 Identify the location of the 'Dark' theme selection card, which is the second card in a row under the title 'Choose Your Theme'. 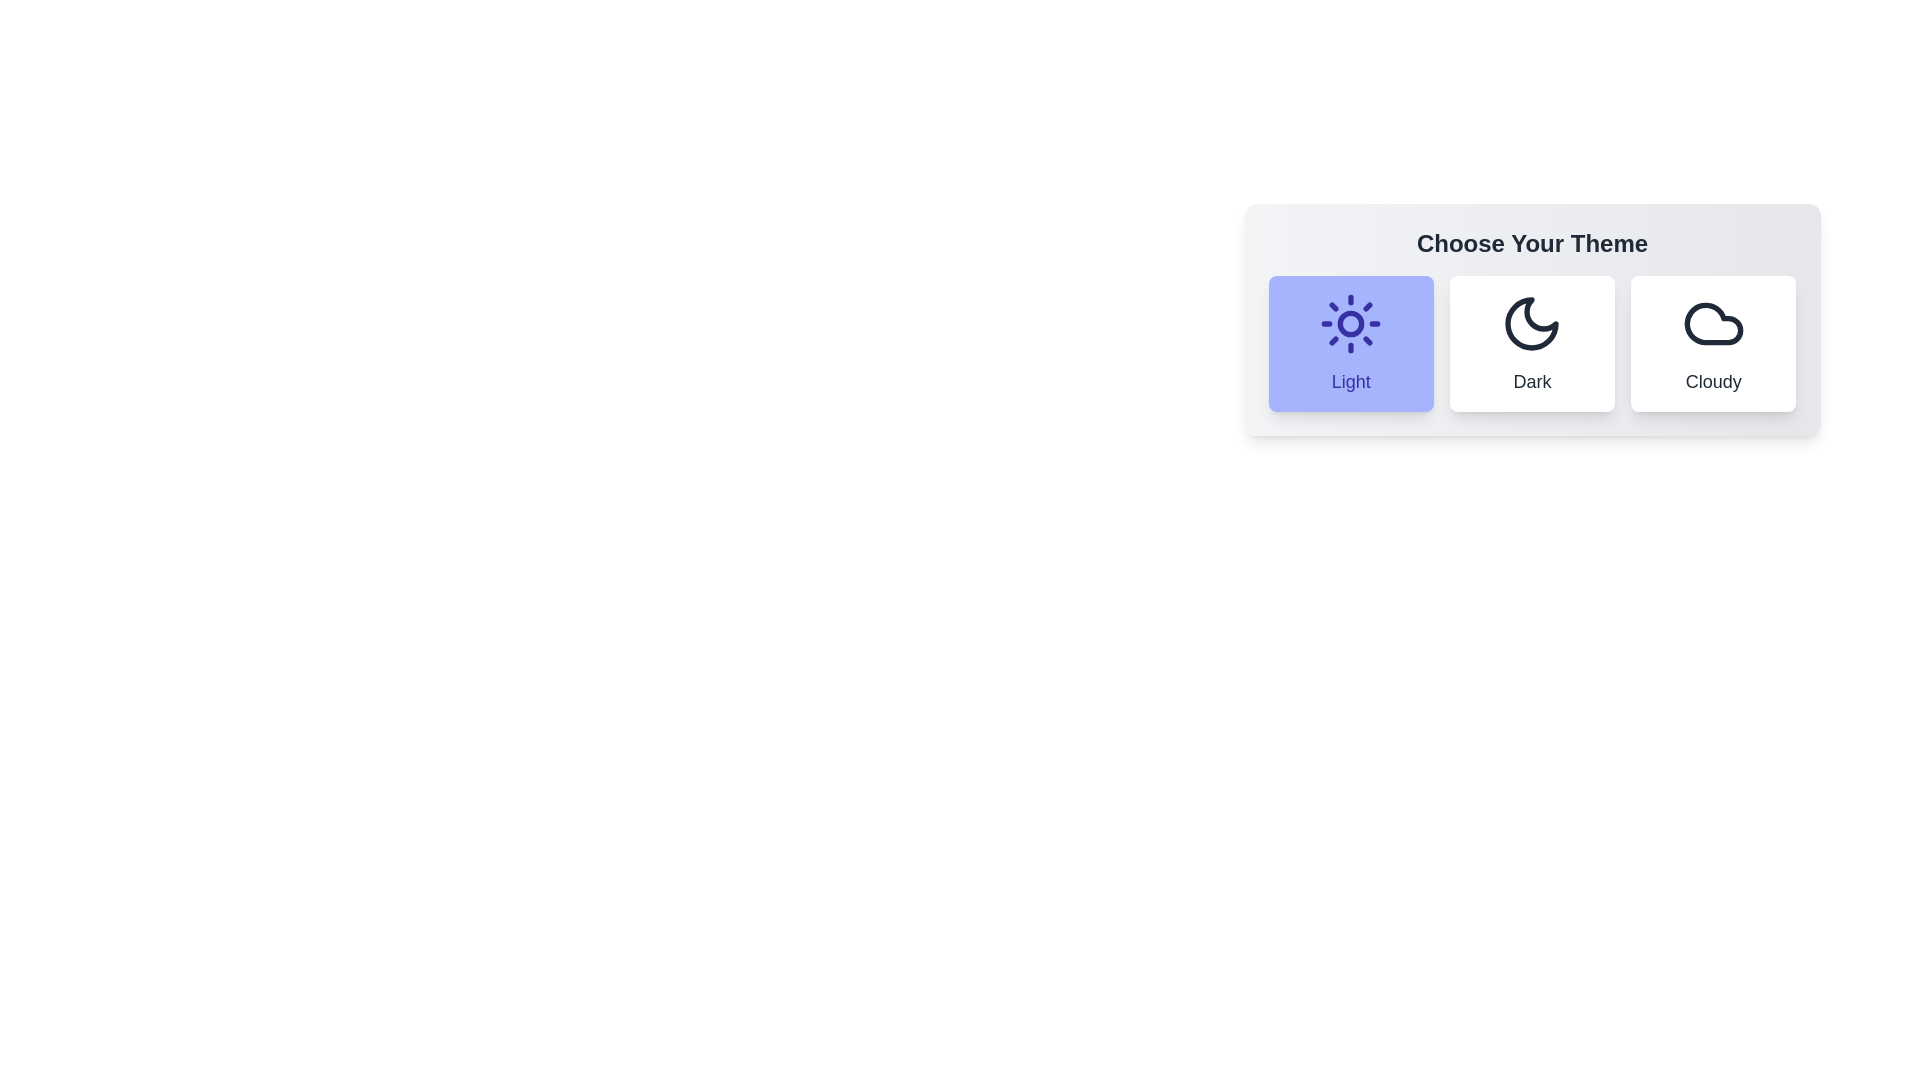
(1531, 361).